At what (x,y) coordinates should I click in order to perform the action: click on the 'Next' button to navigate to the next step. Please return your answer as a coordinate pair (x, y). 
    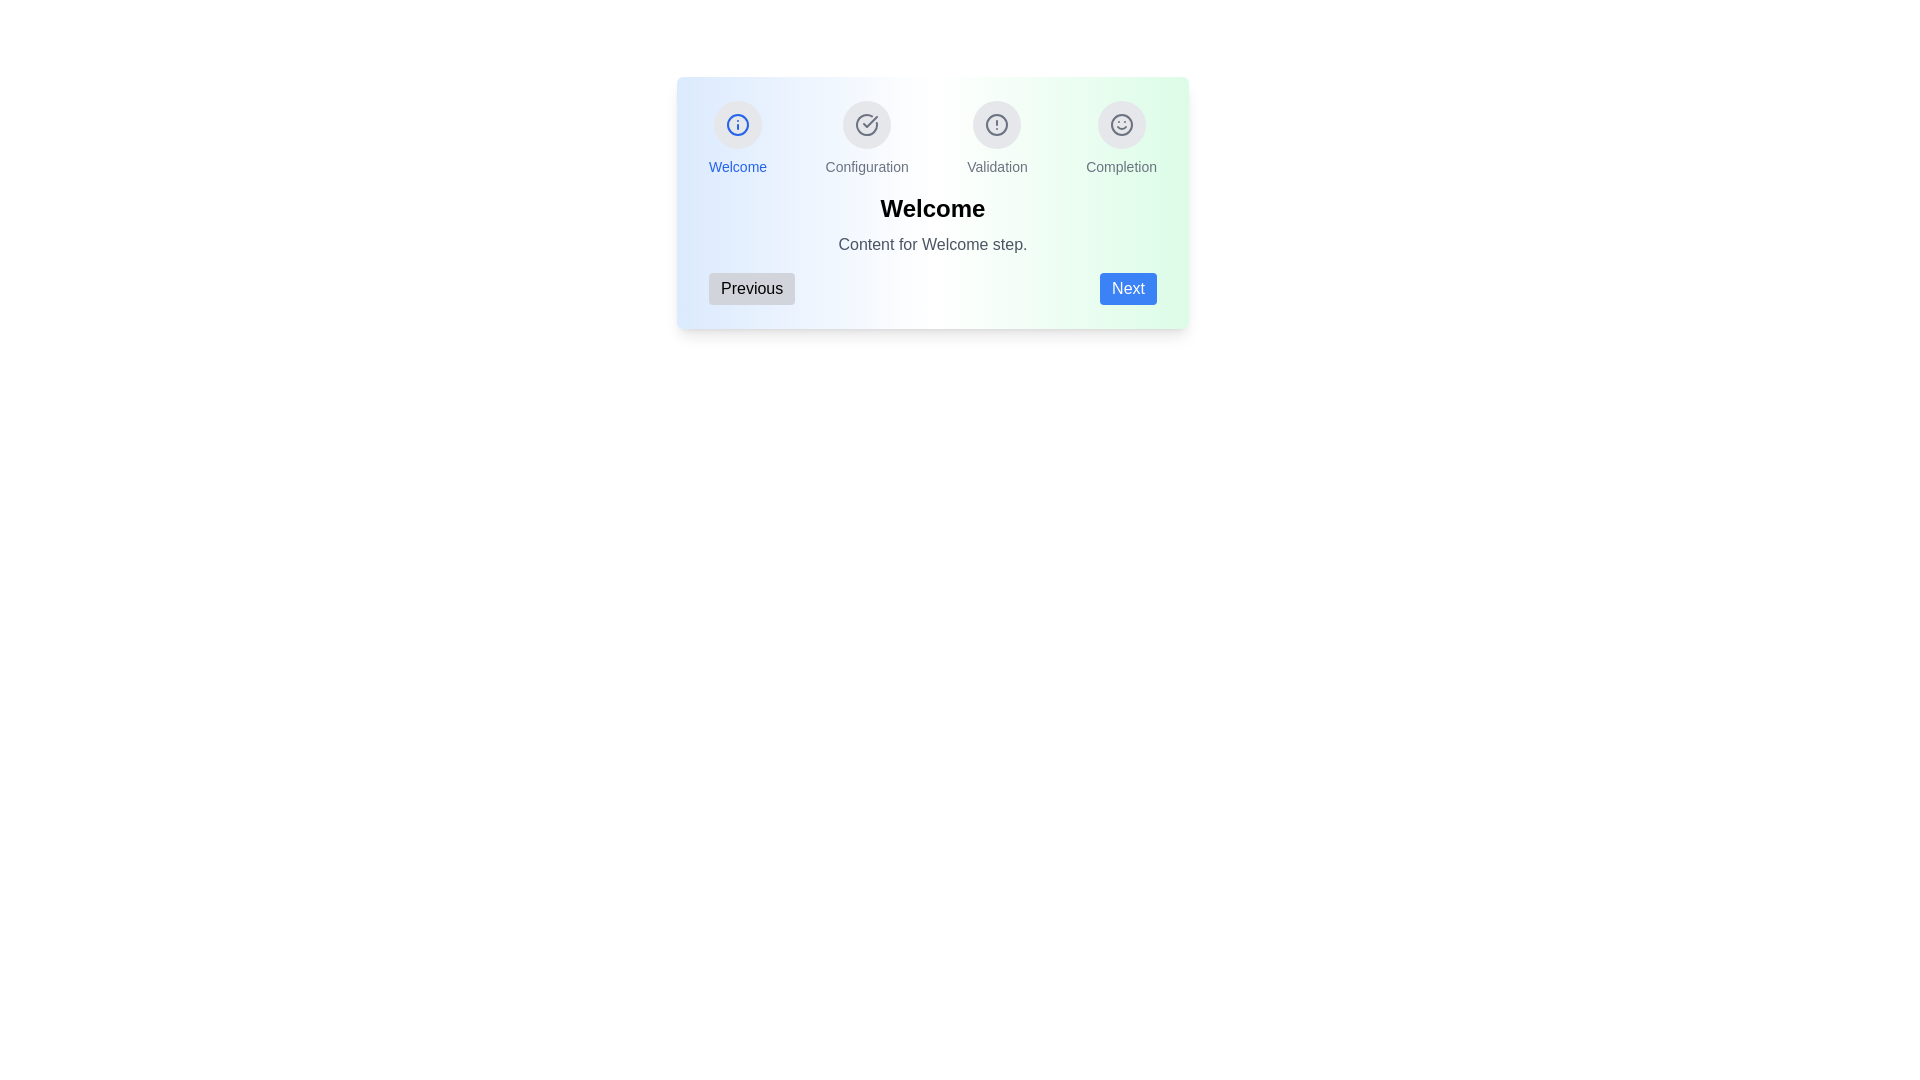
    Looking at the image, I should click on (1128, 289).